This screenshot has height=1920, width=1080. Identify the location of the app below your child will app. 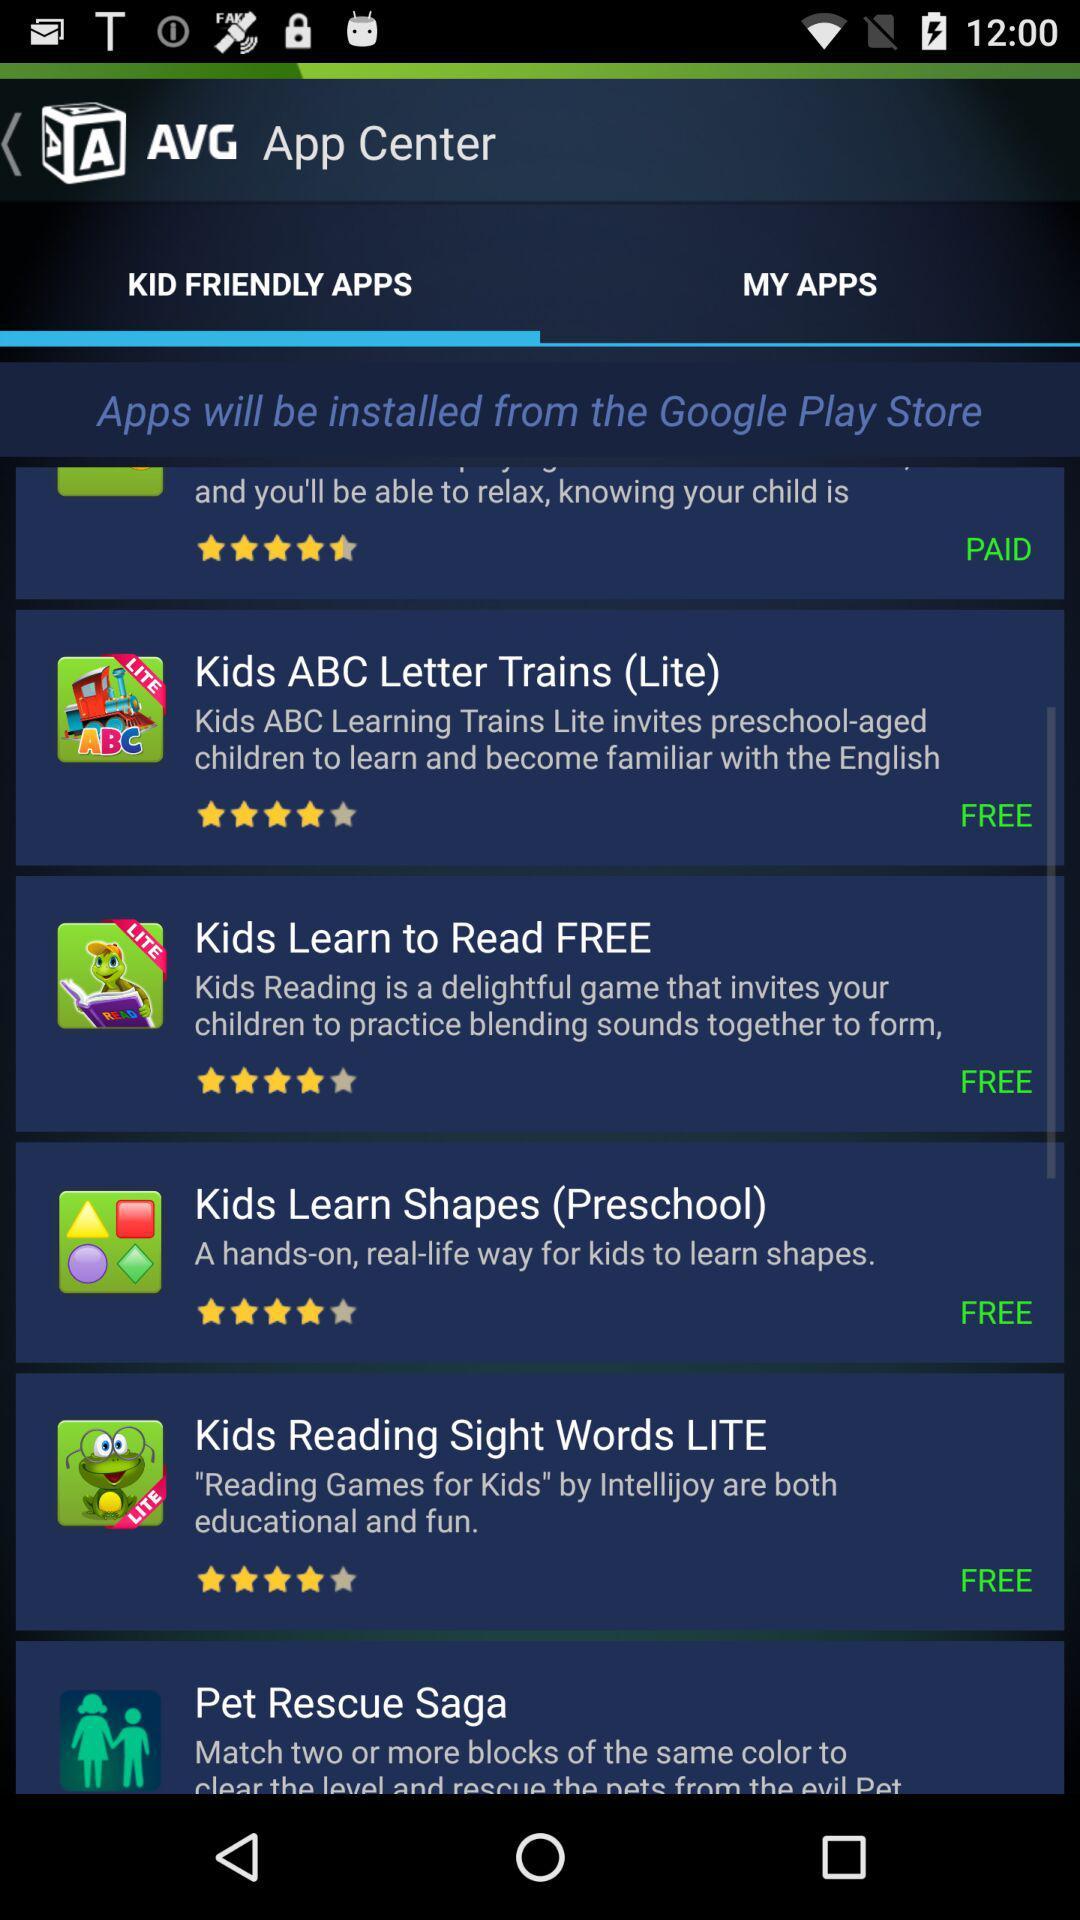
(694, 548).